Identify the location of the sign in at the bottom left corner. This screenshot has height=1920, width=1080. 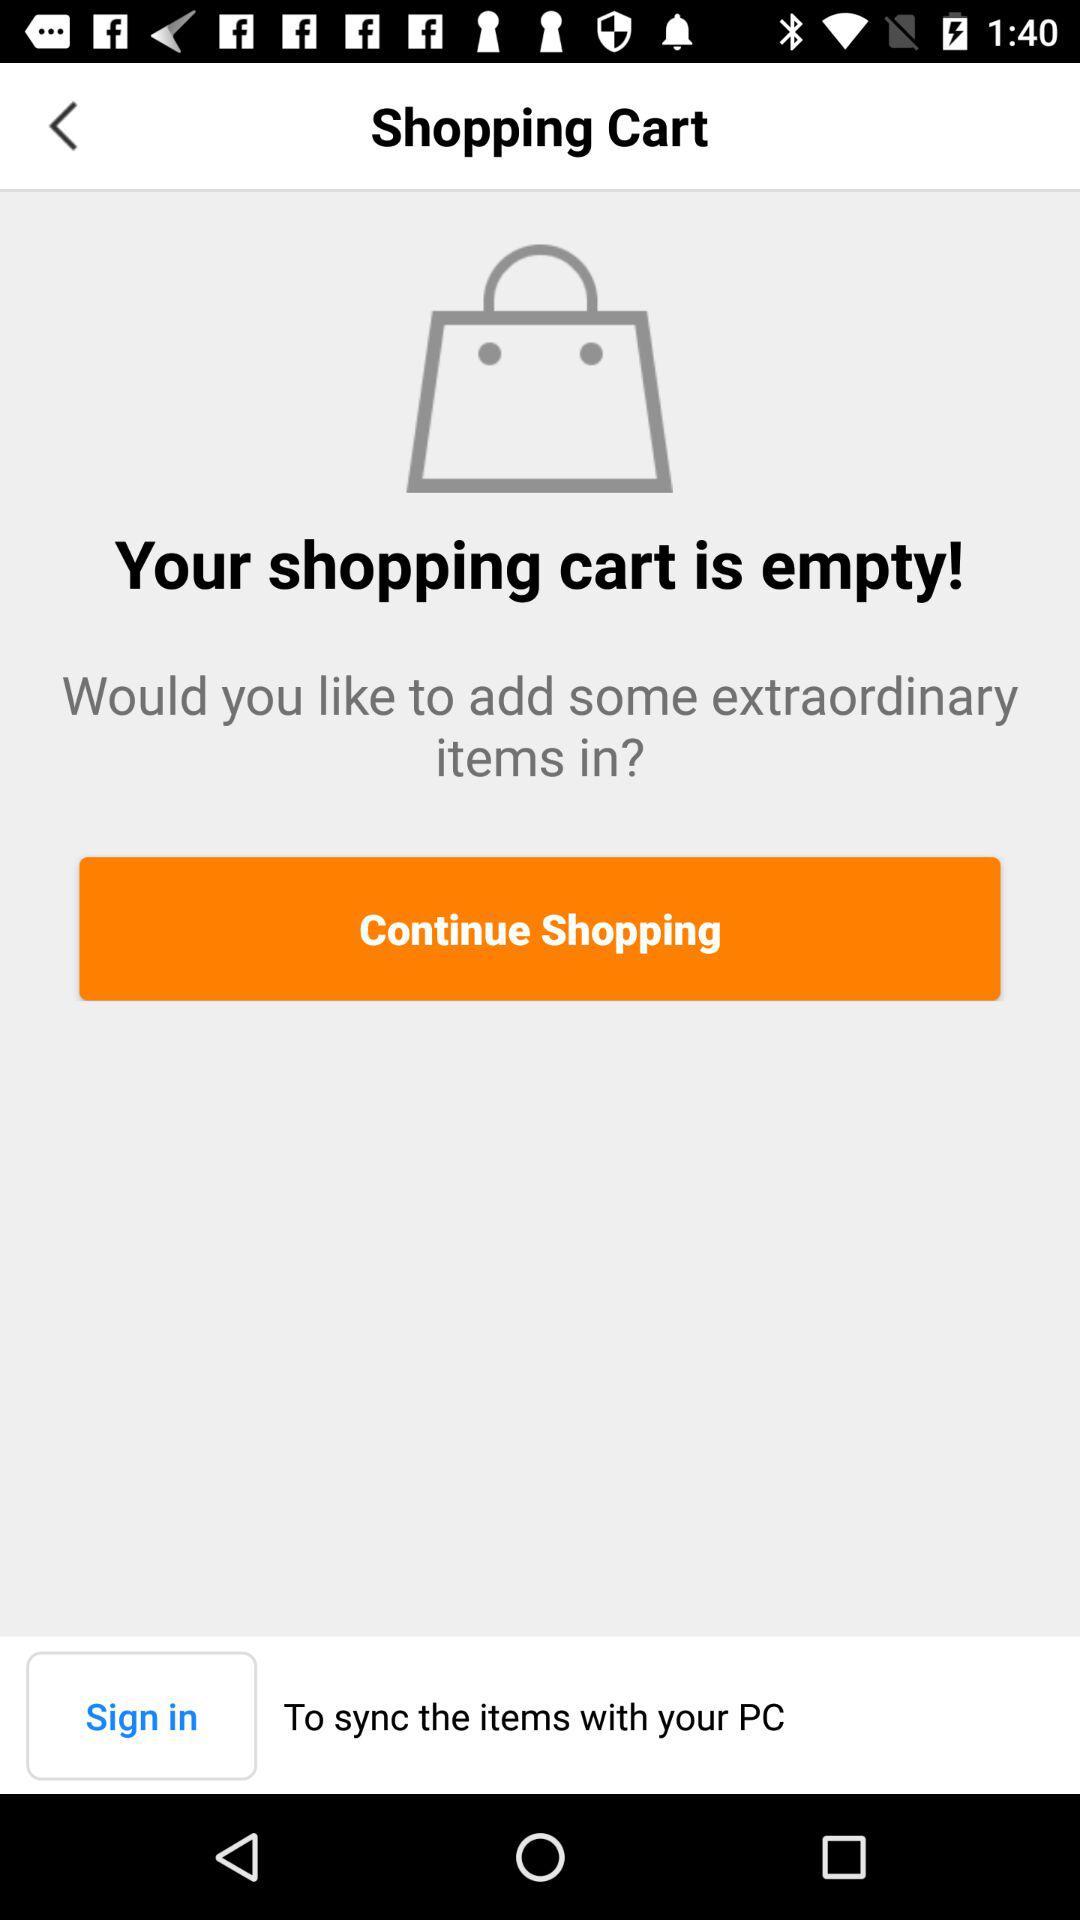
(140, 1714).